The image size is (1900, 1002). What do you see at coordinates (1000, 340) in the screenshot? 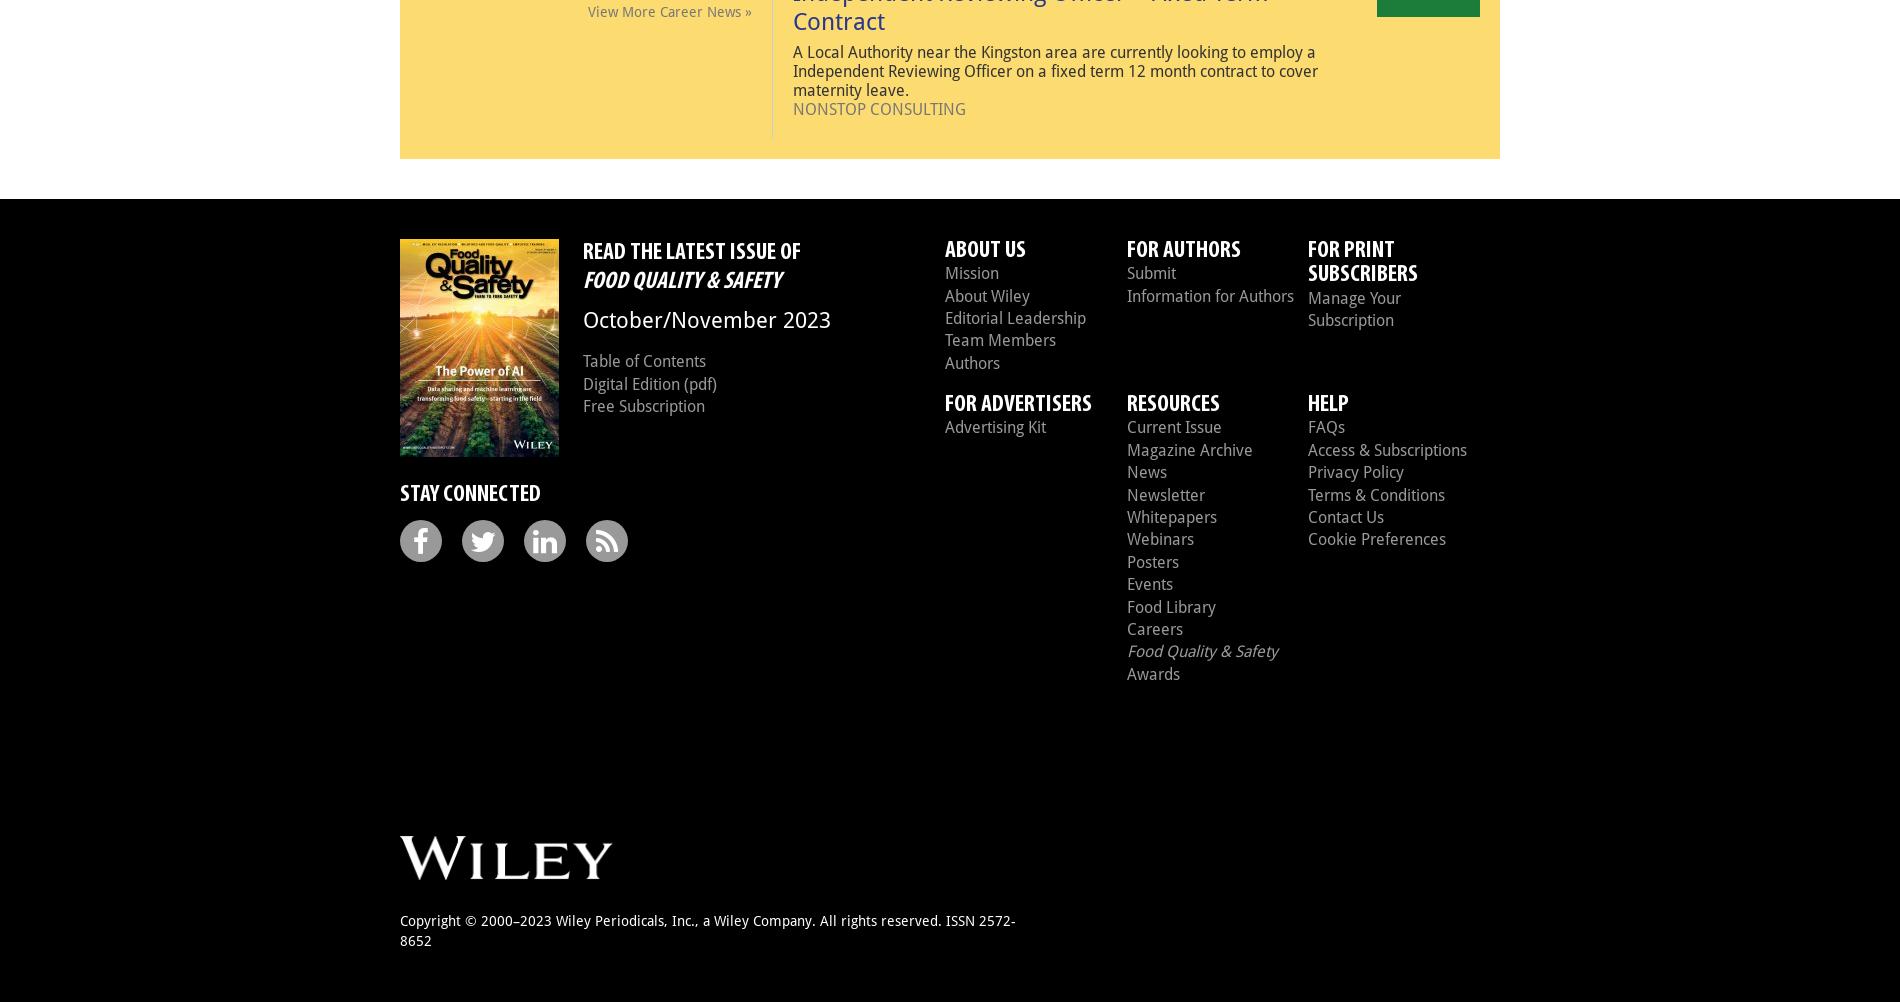
I see `'Team Members'` at bounding box center [1000, 340].